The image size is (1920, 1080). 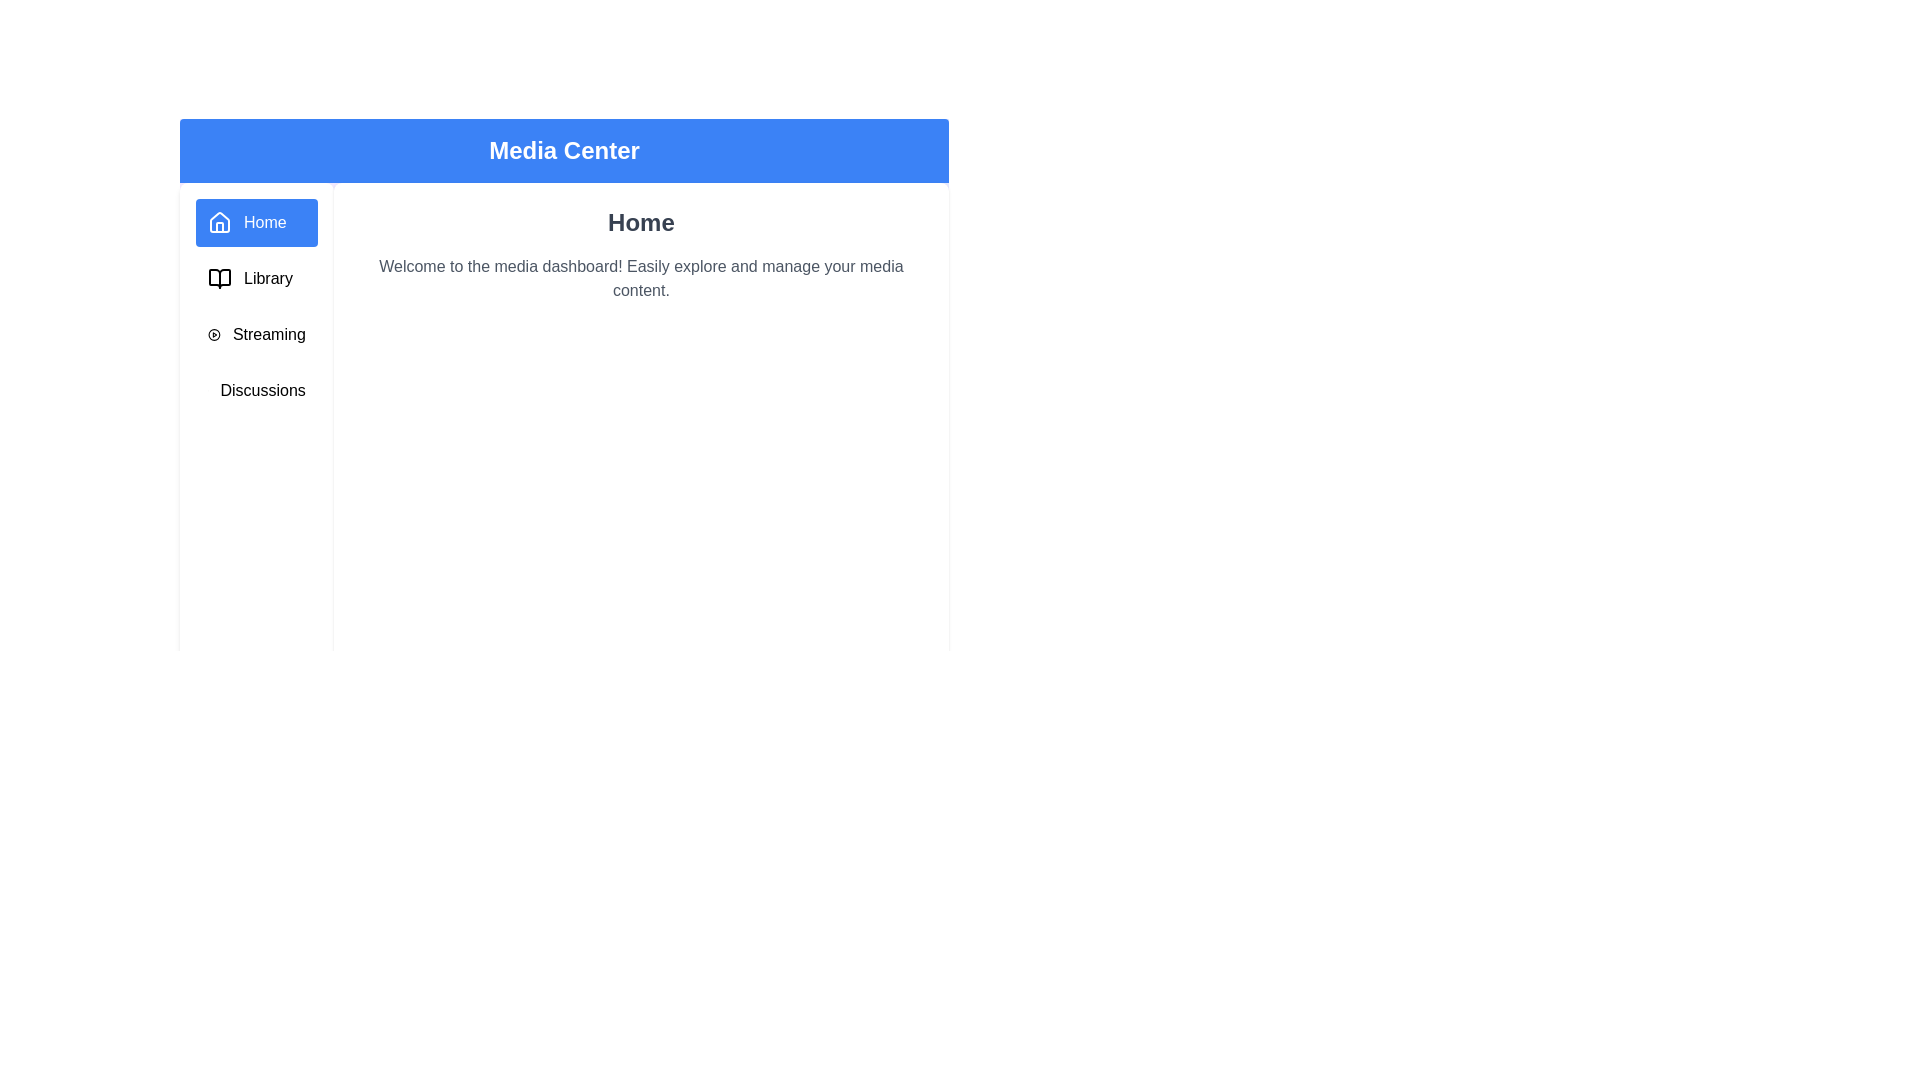 I want to click on the sidebar item corresponding to Streaming, so click(x=255, y=334).